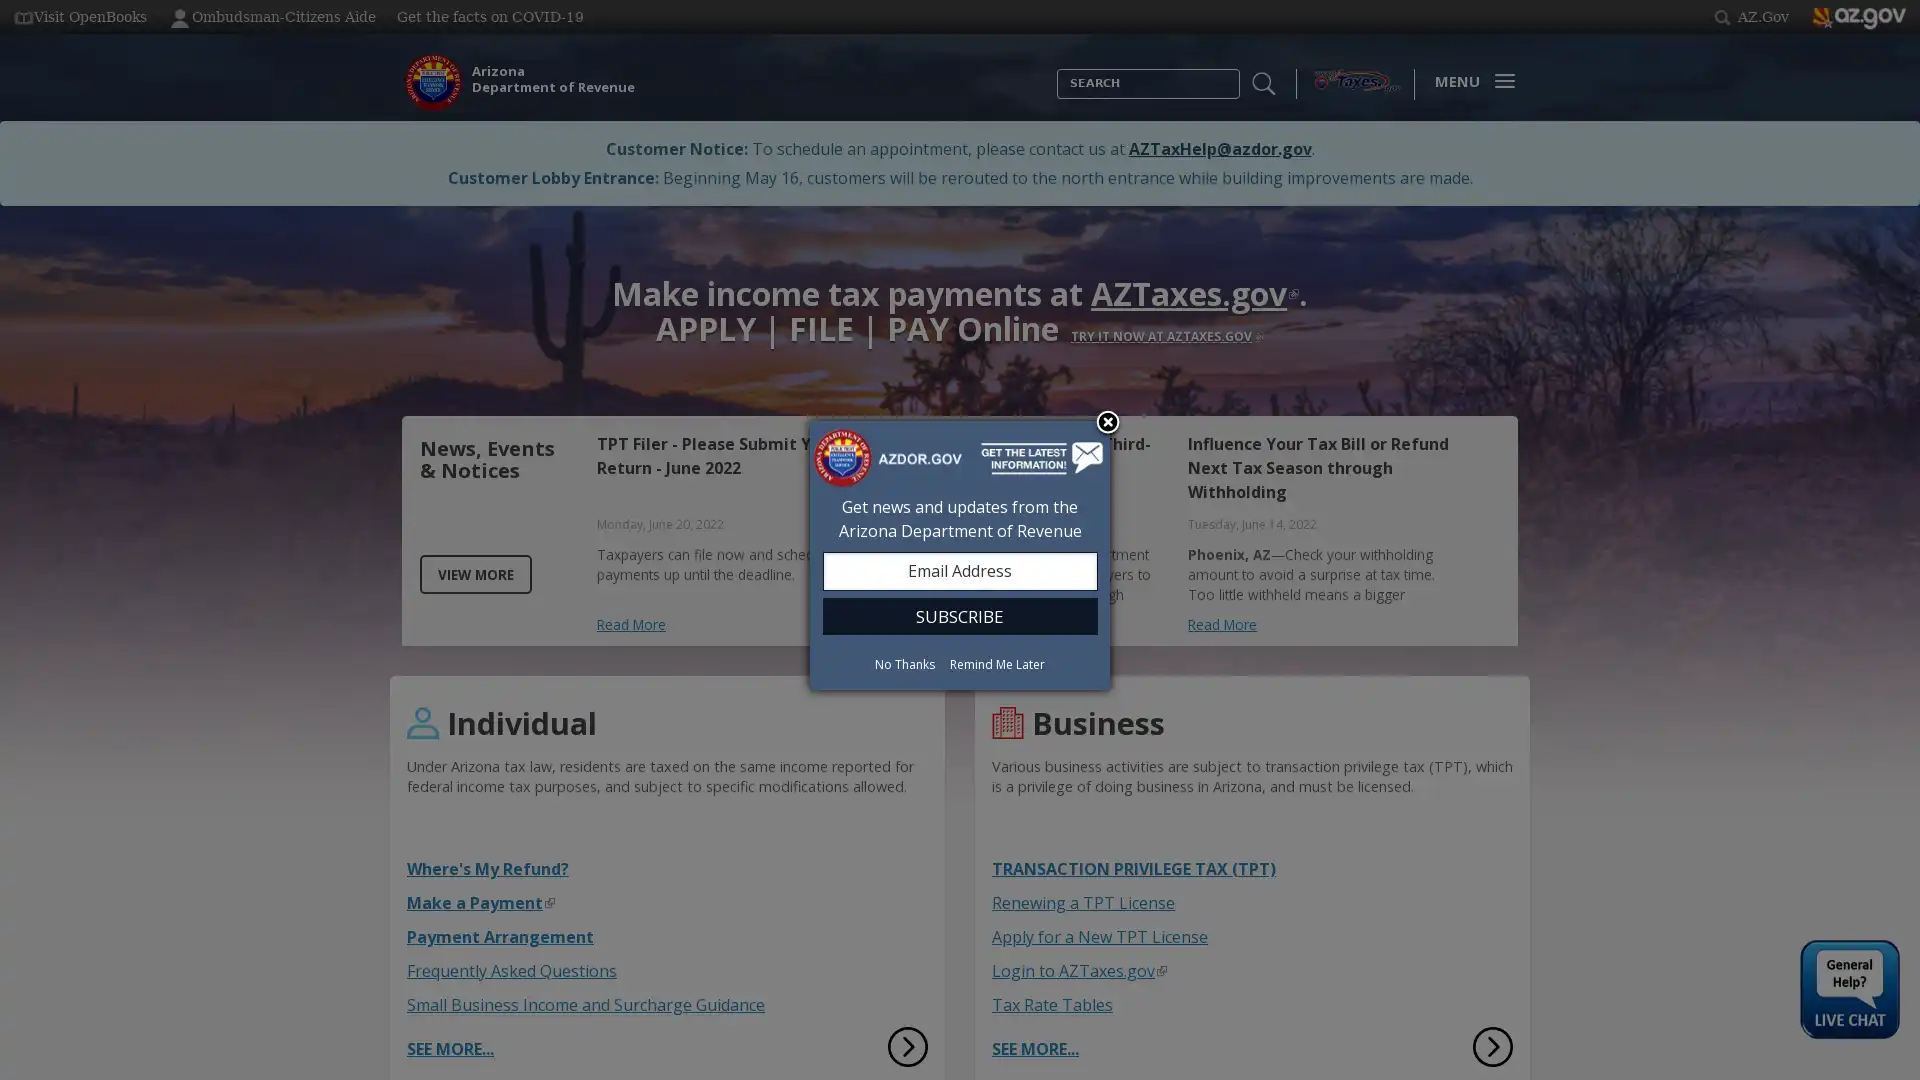  I want to click on Subscribe, so click(958, 614).